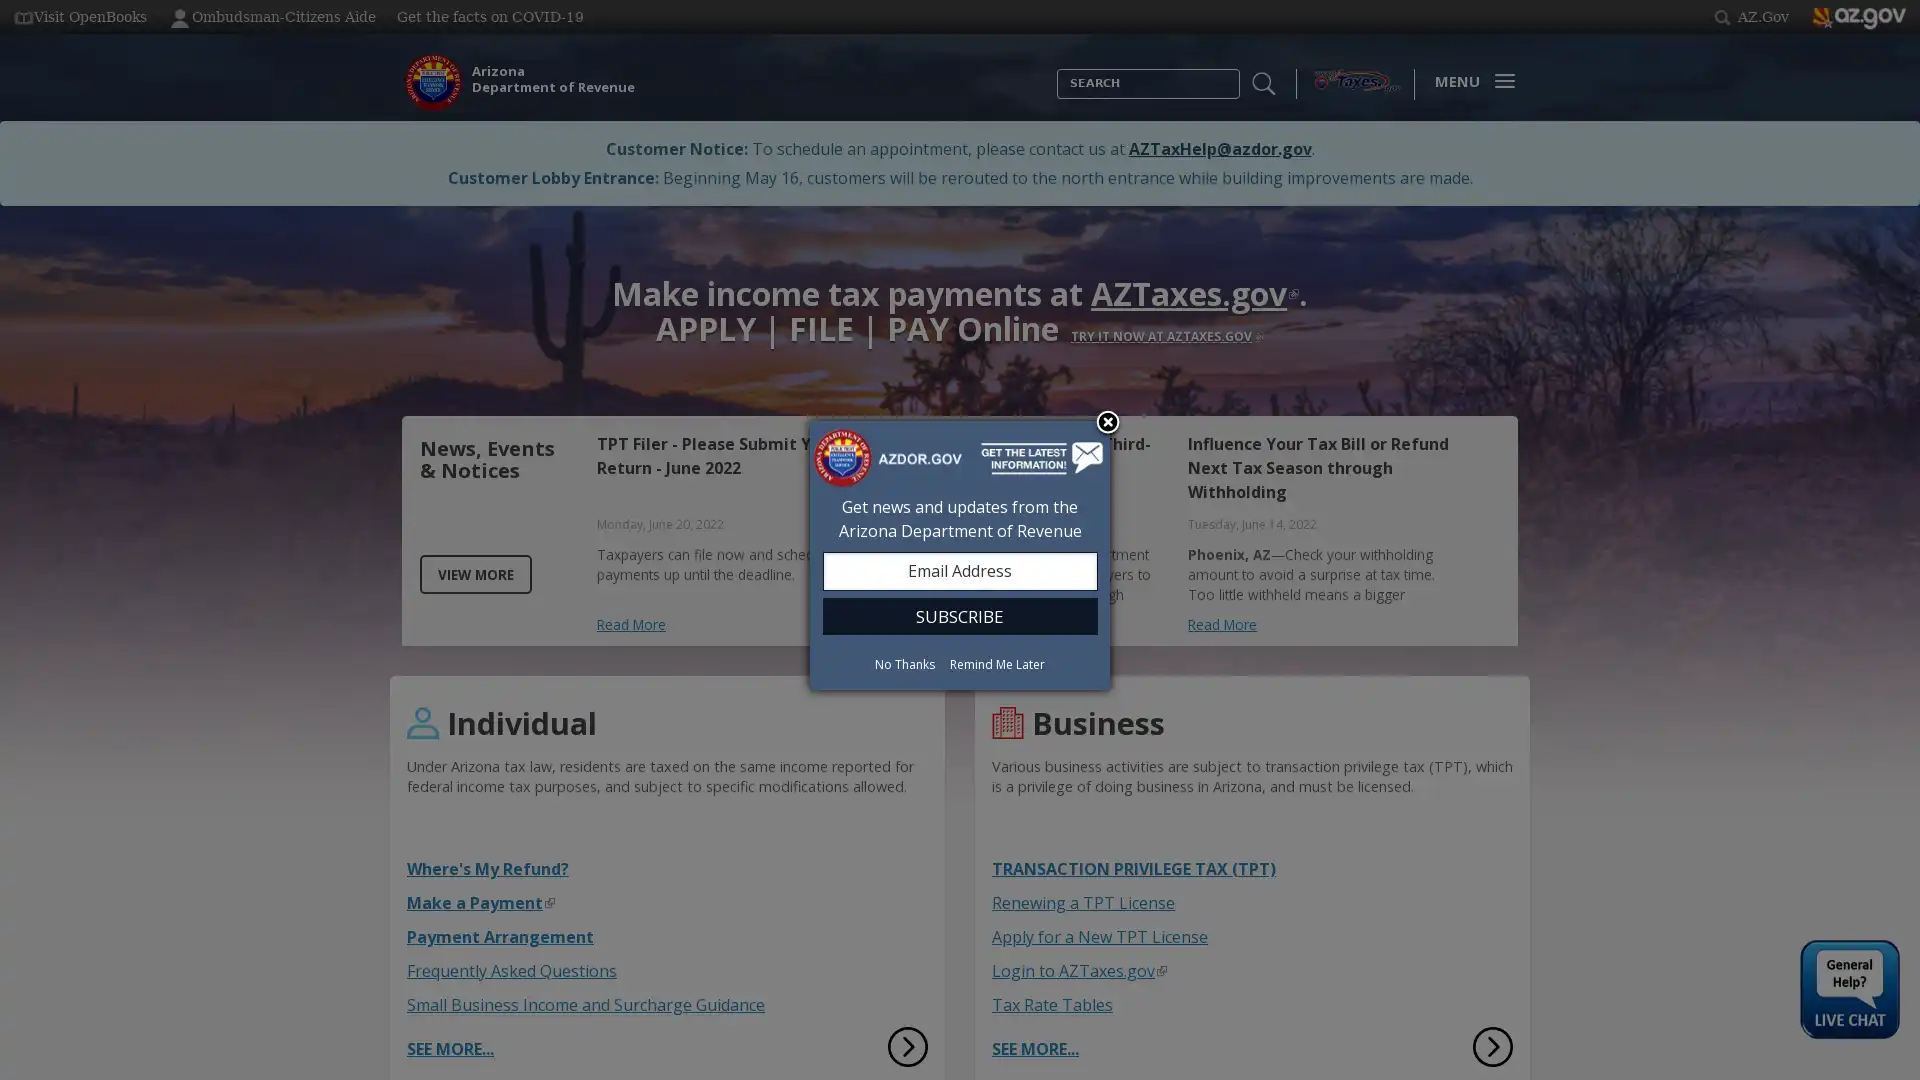  I want to click on Subscribe, so click(958, 614).